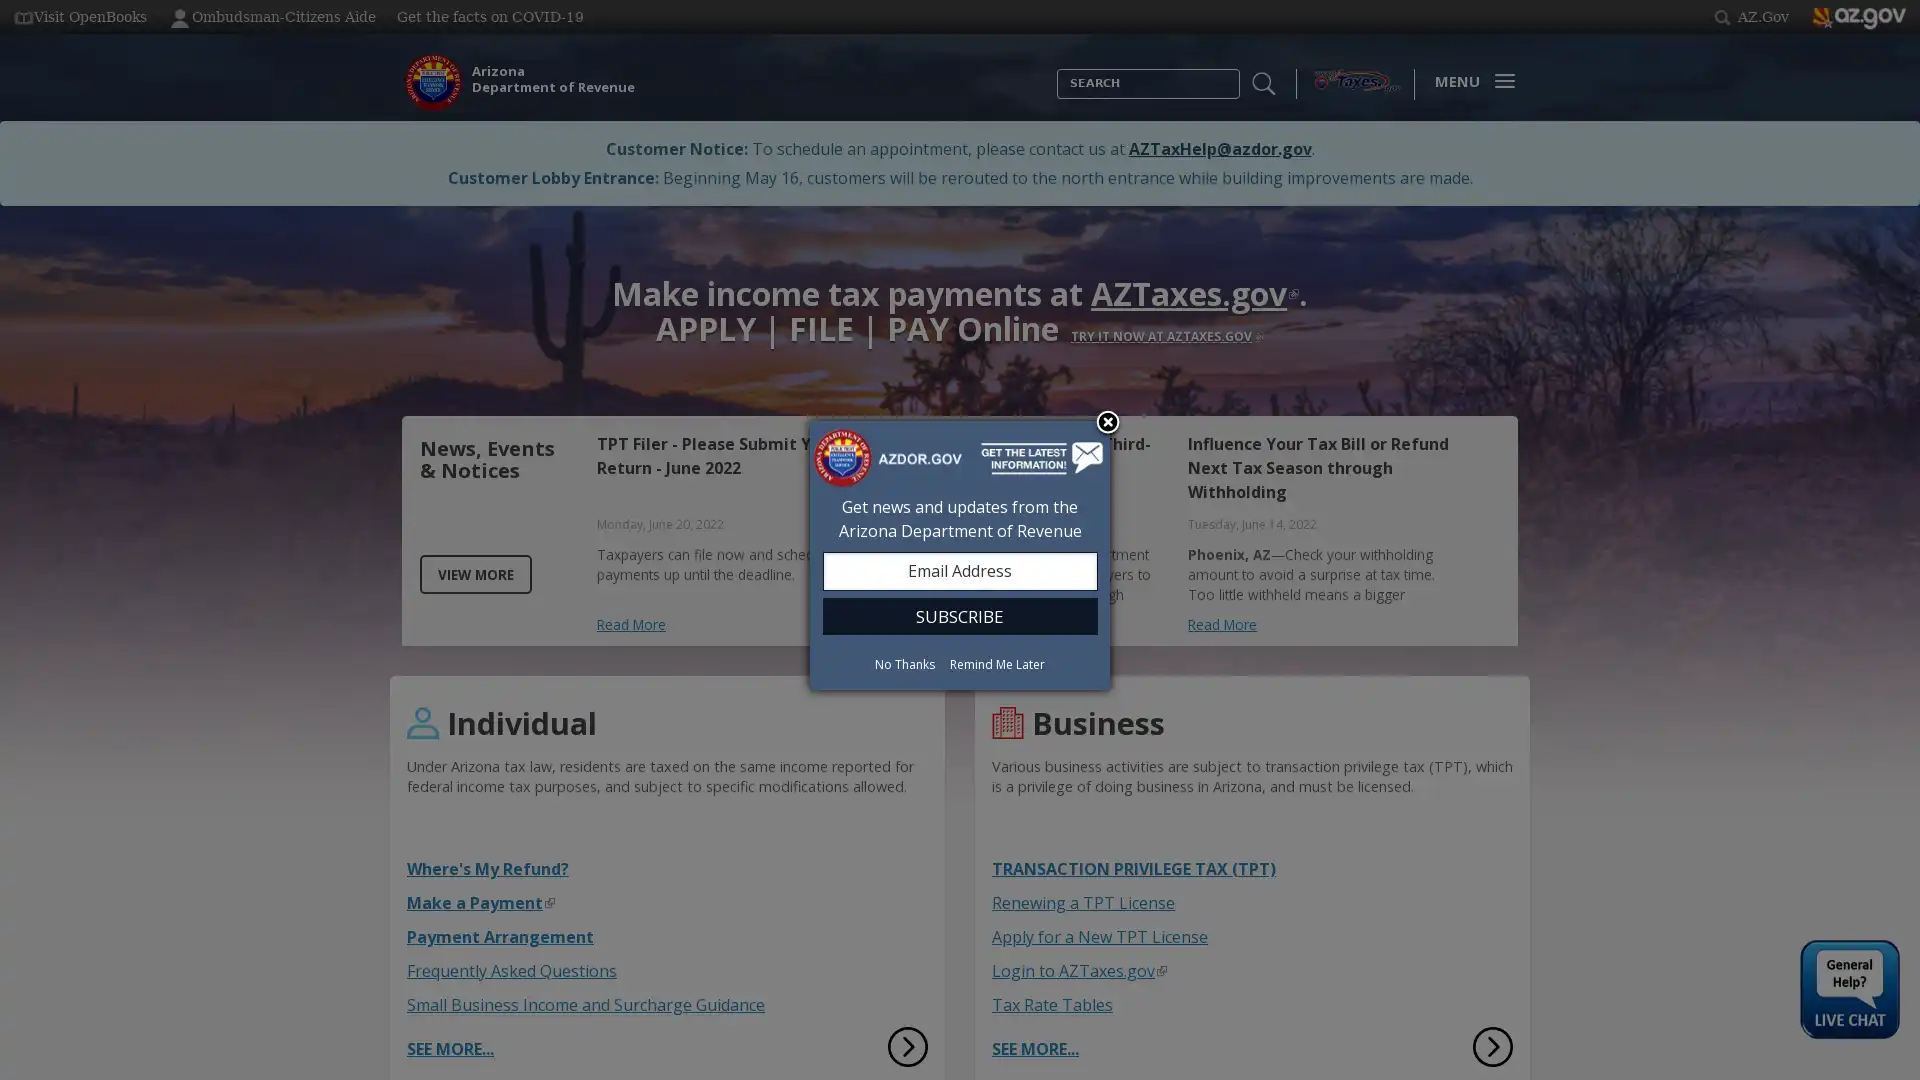  I want to click on Subscribe, so click(958, 614).